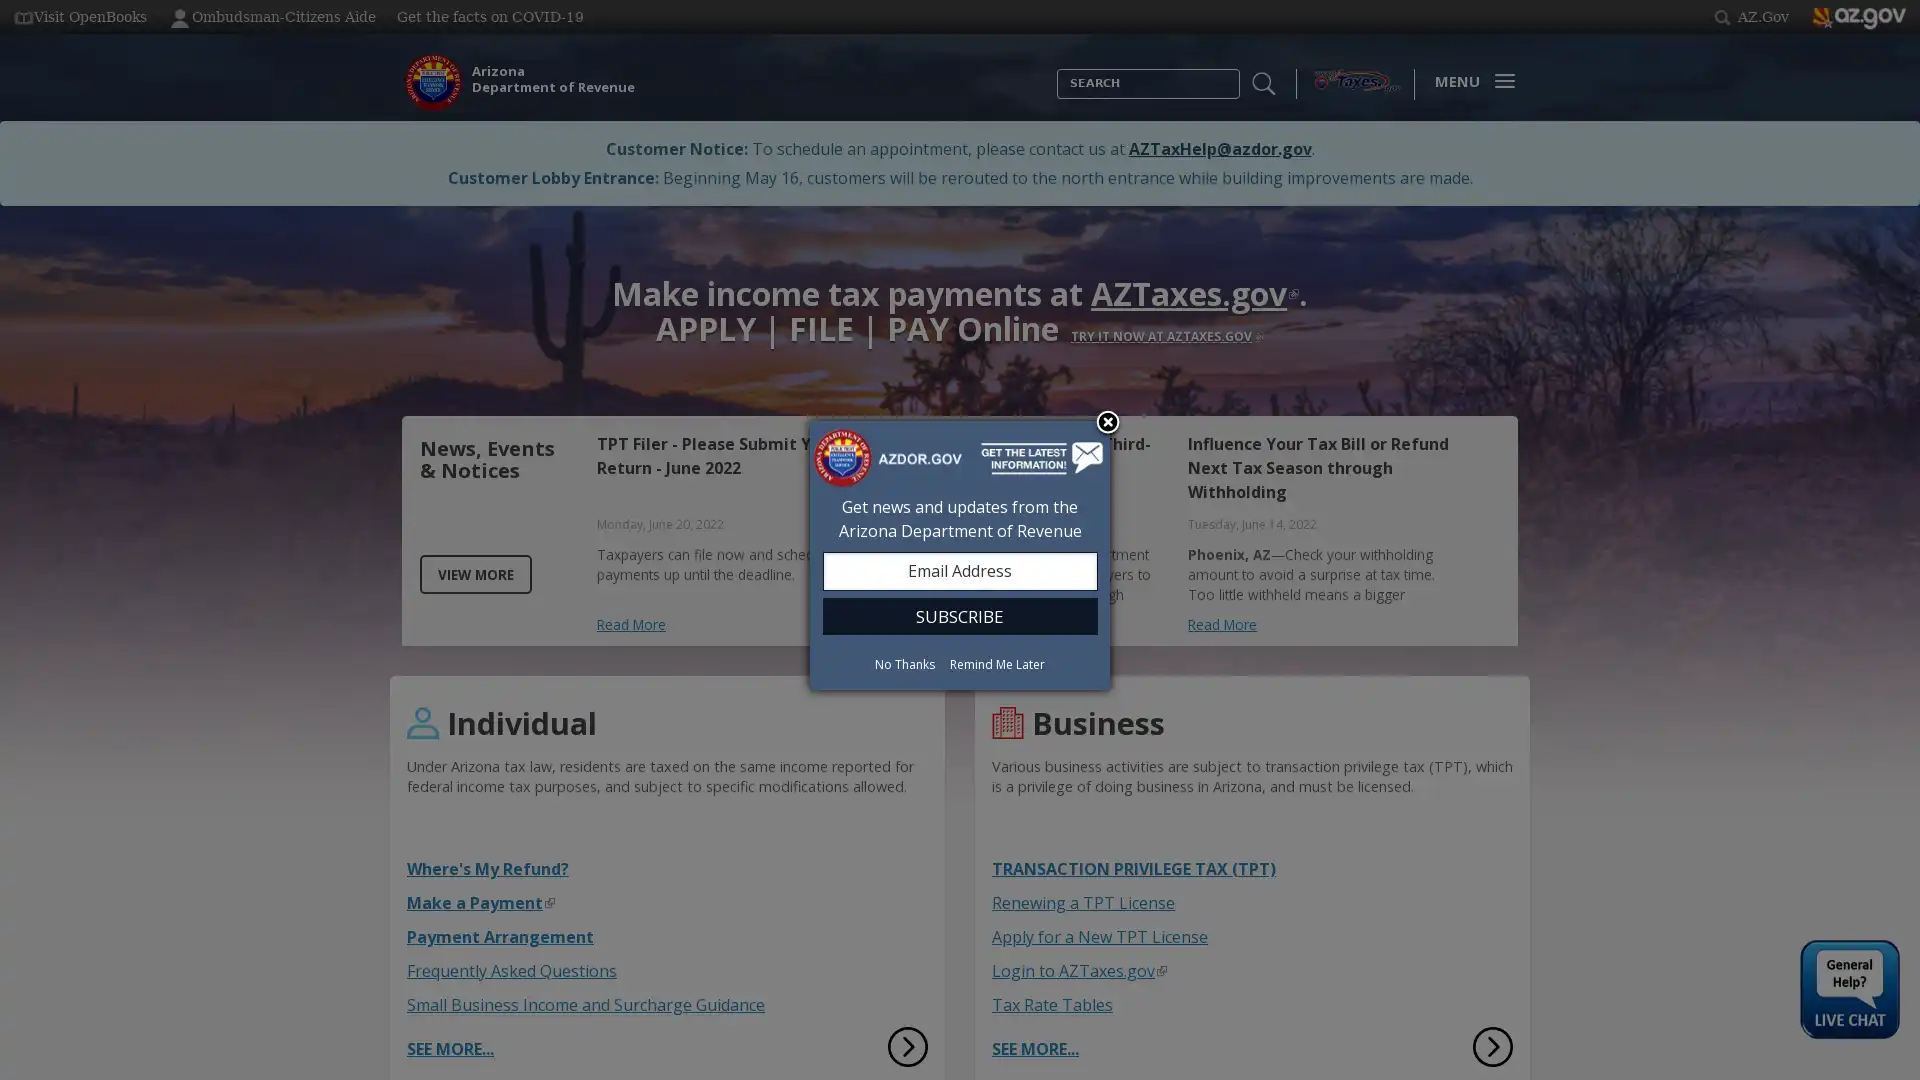  I want to click on Subscribe, so click(958, 614).